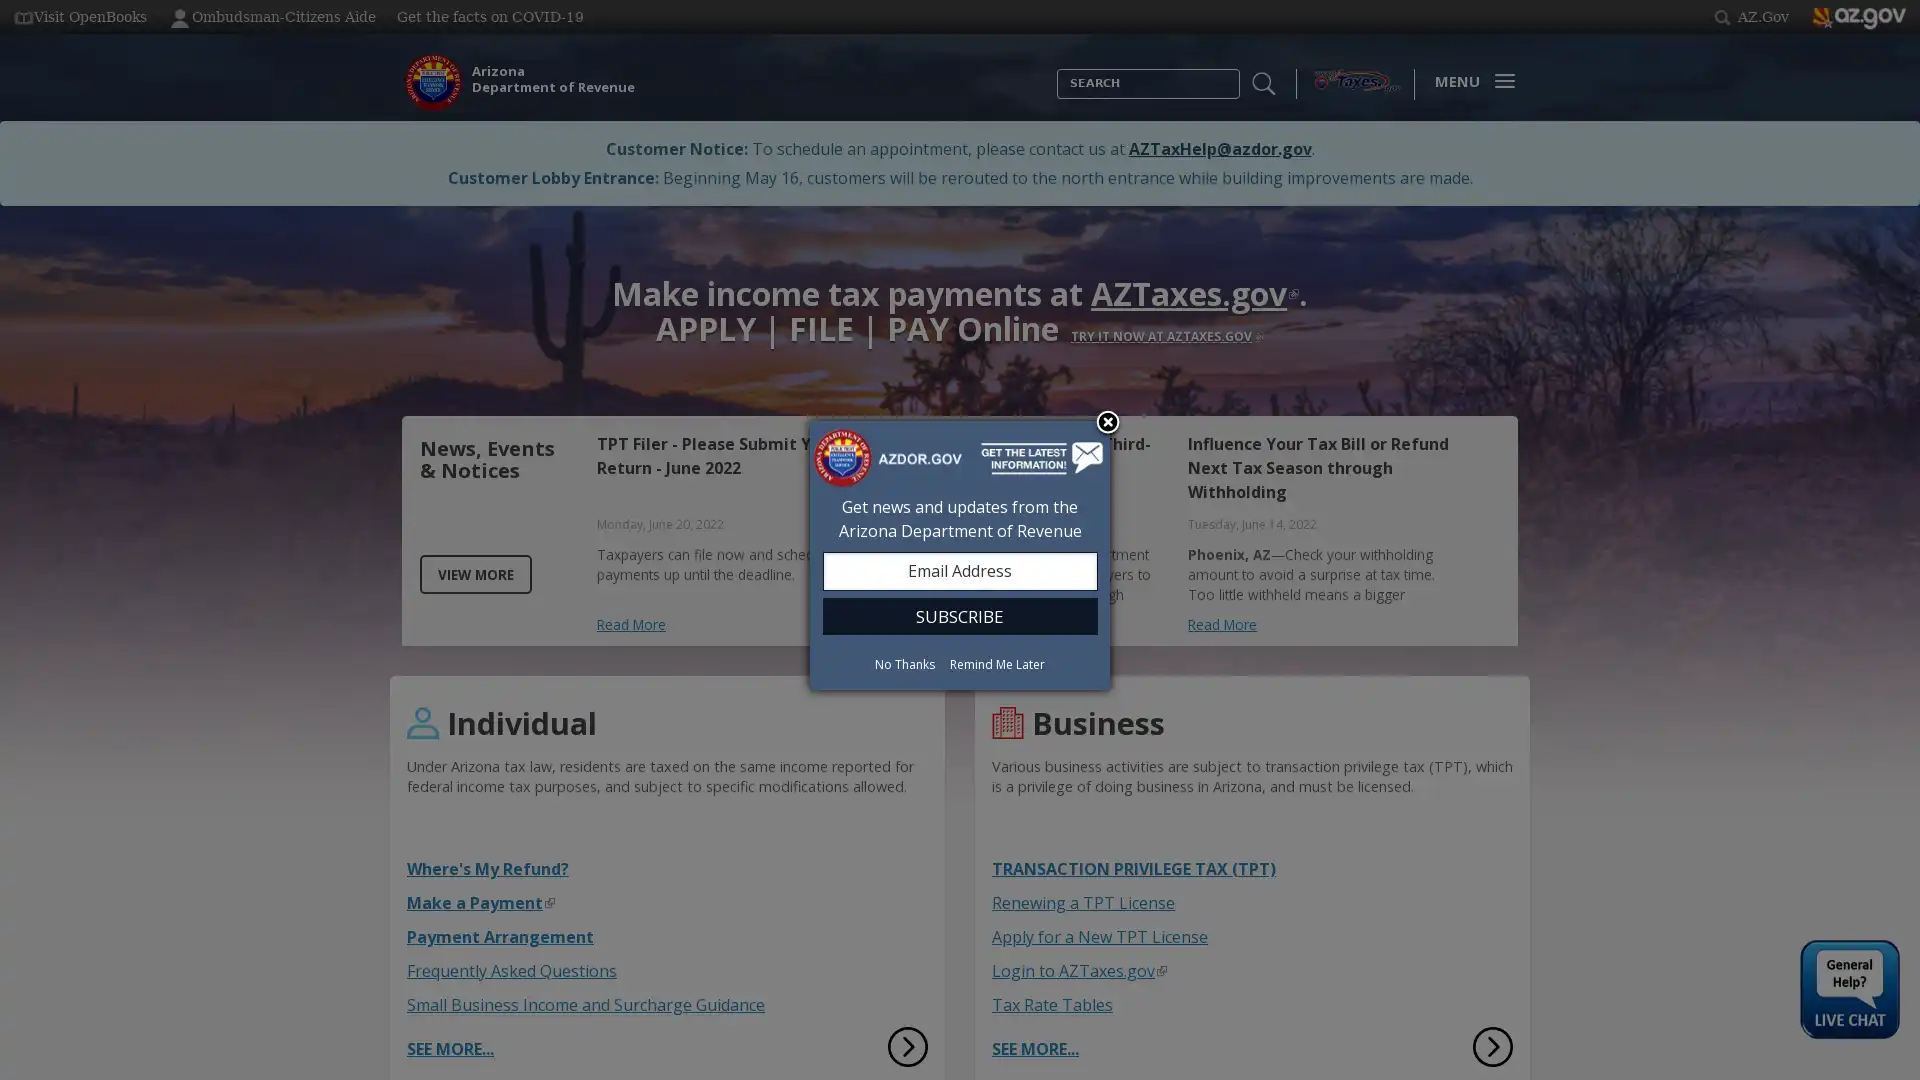  I want to click on Subscribe, so click(958, 614).